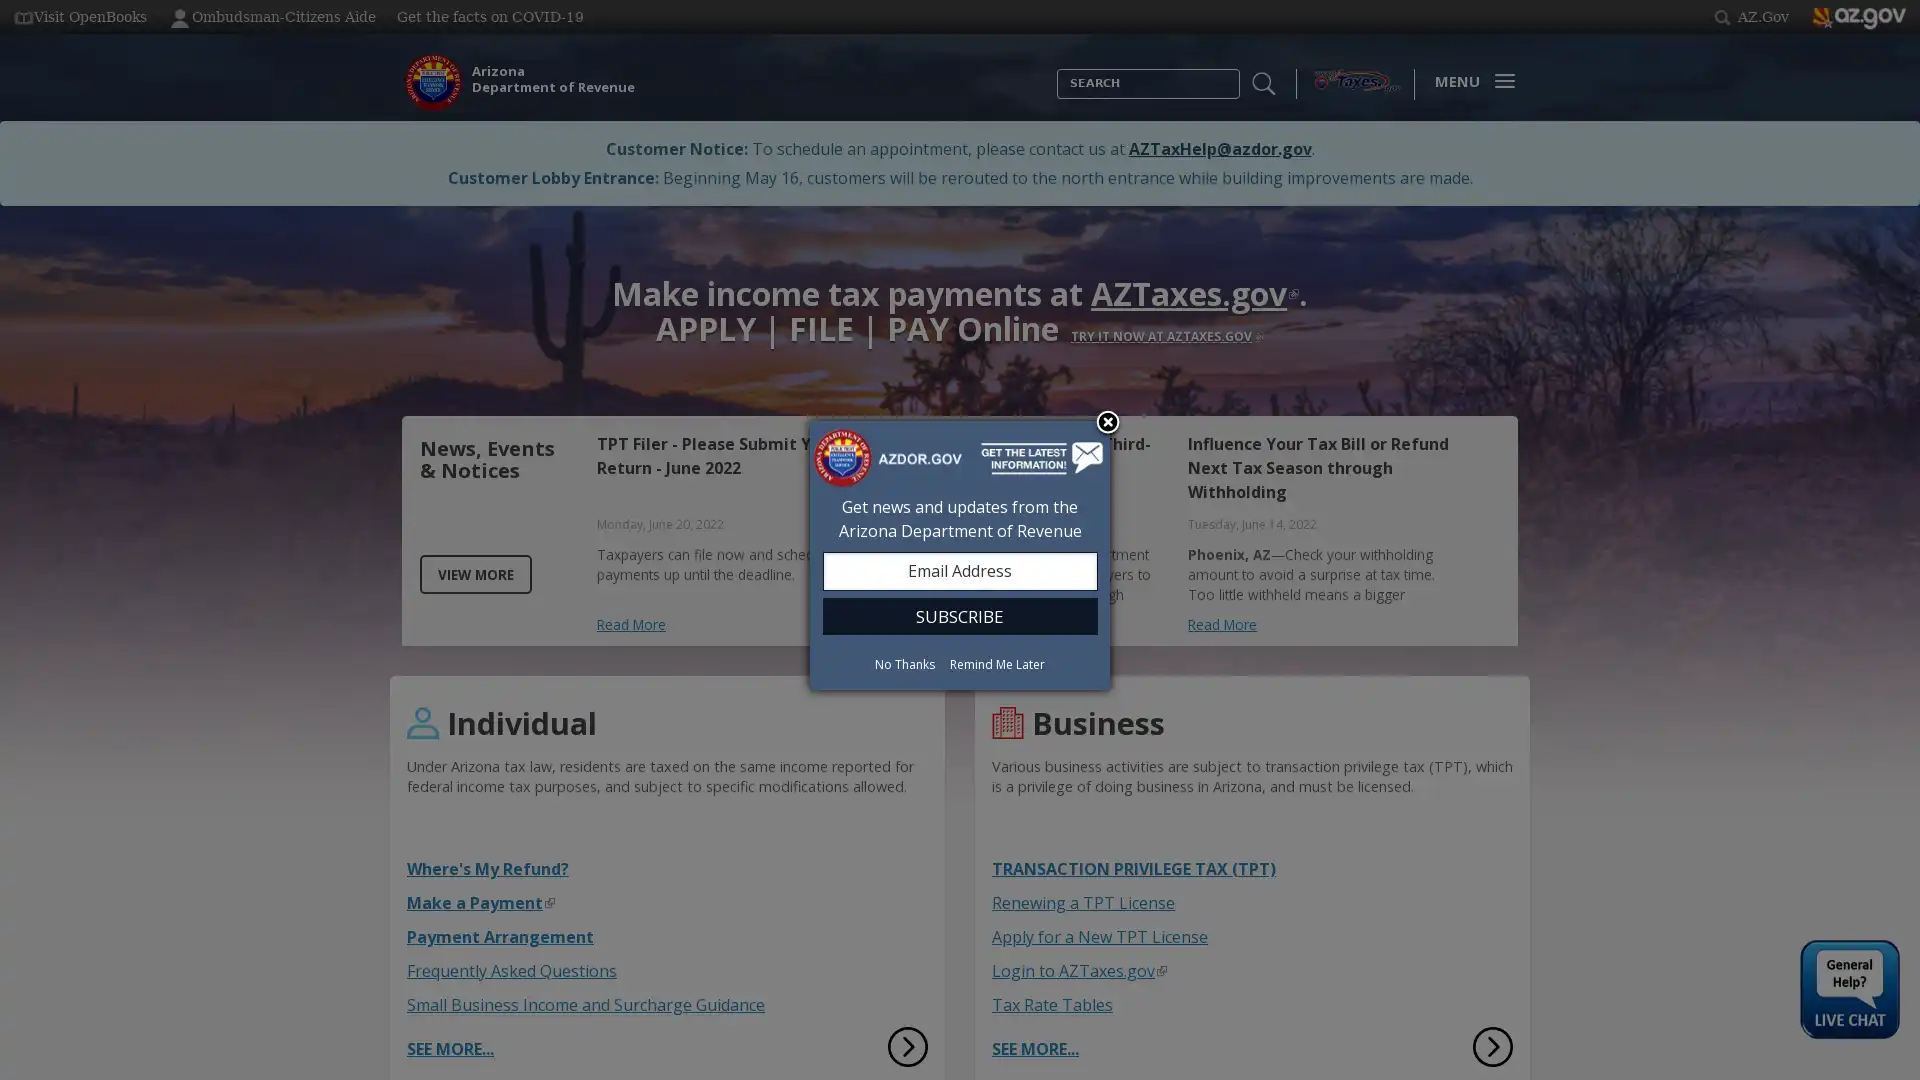  I want to click on Subscribe, so click(958, 614).